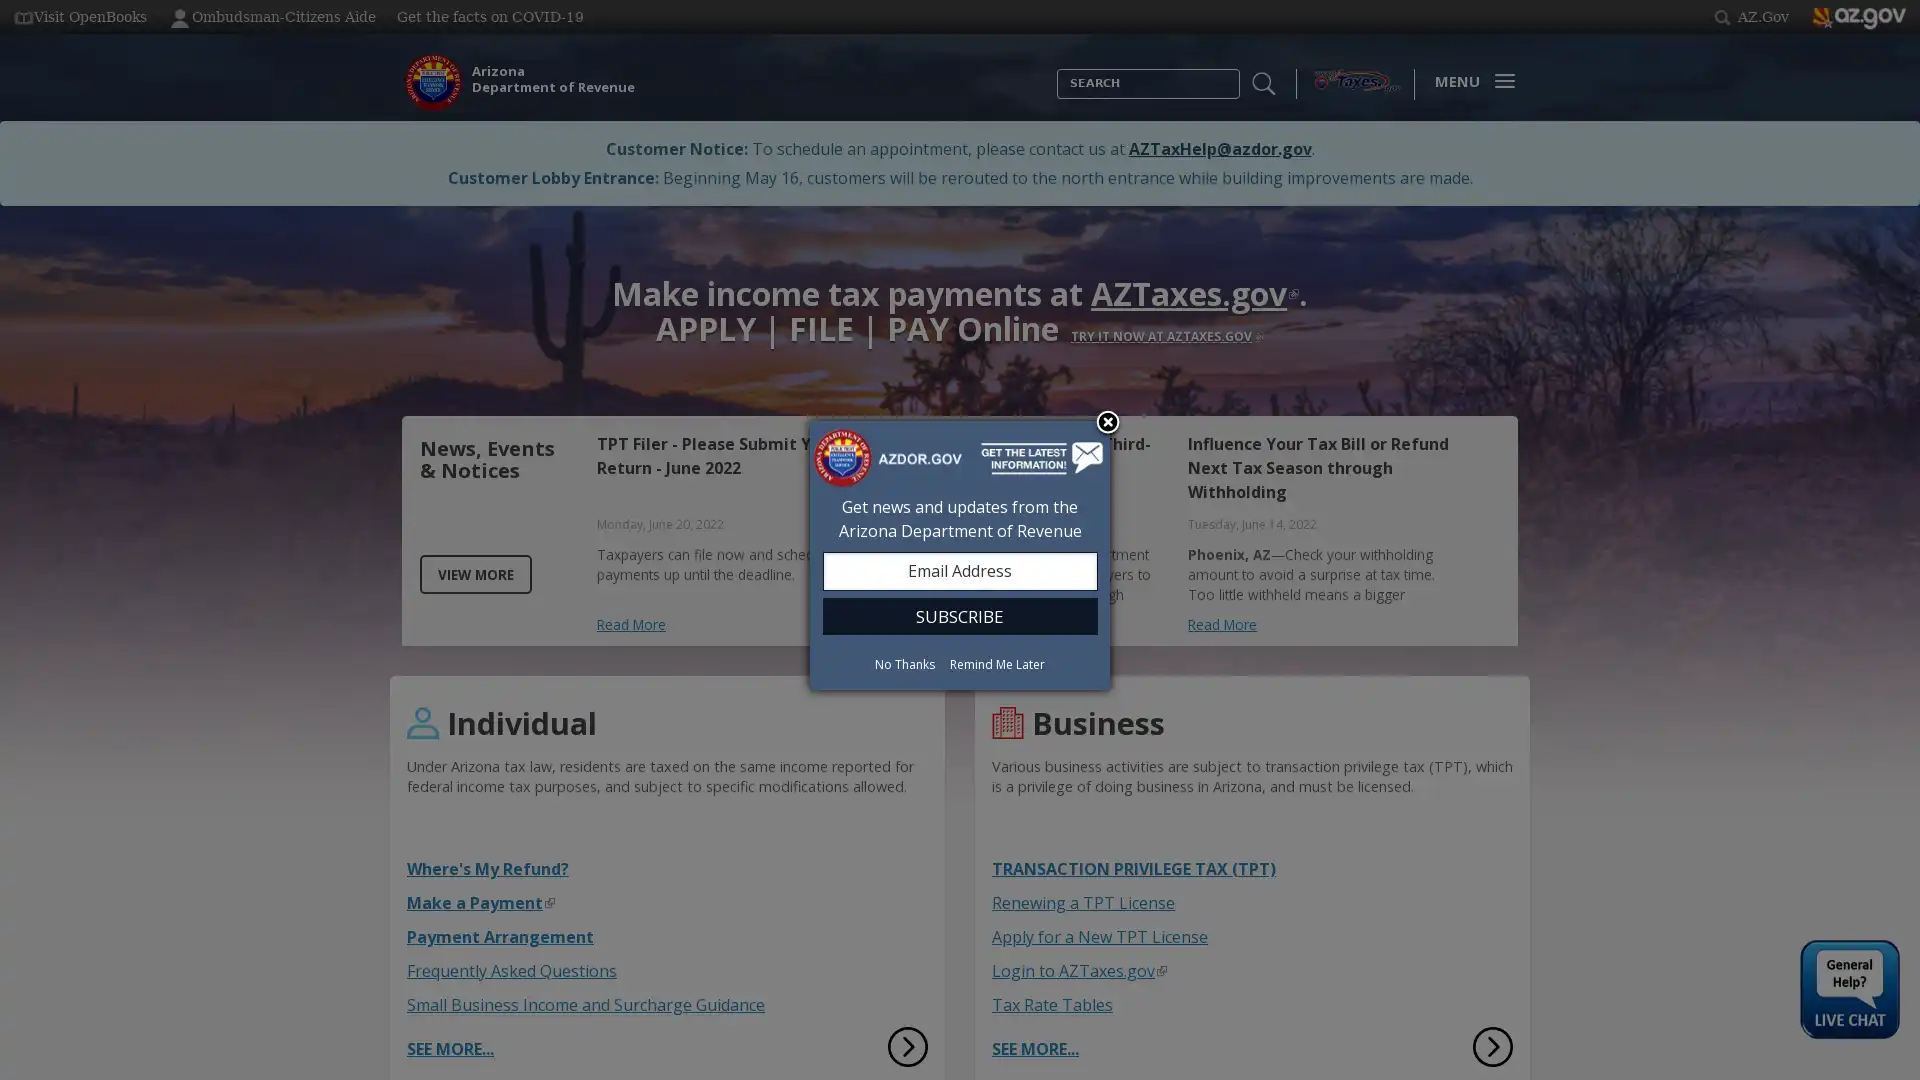  I want to click on Subscribe, so click(958, 614).